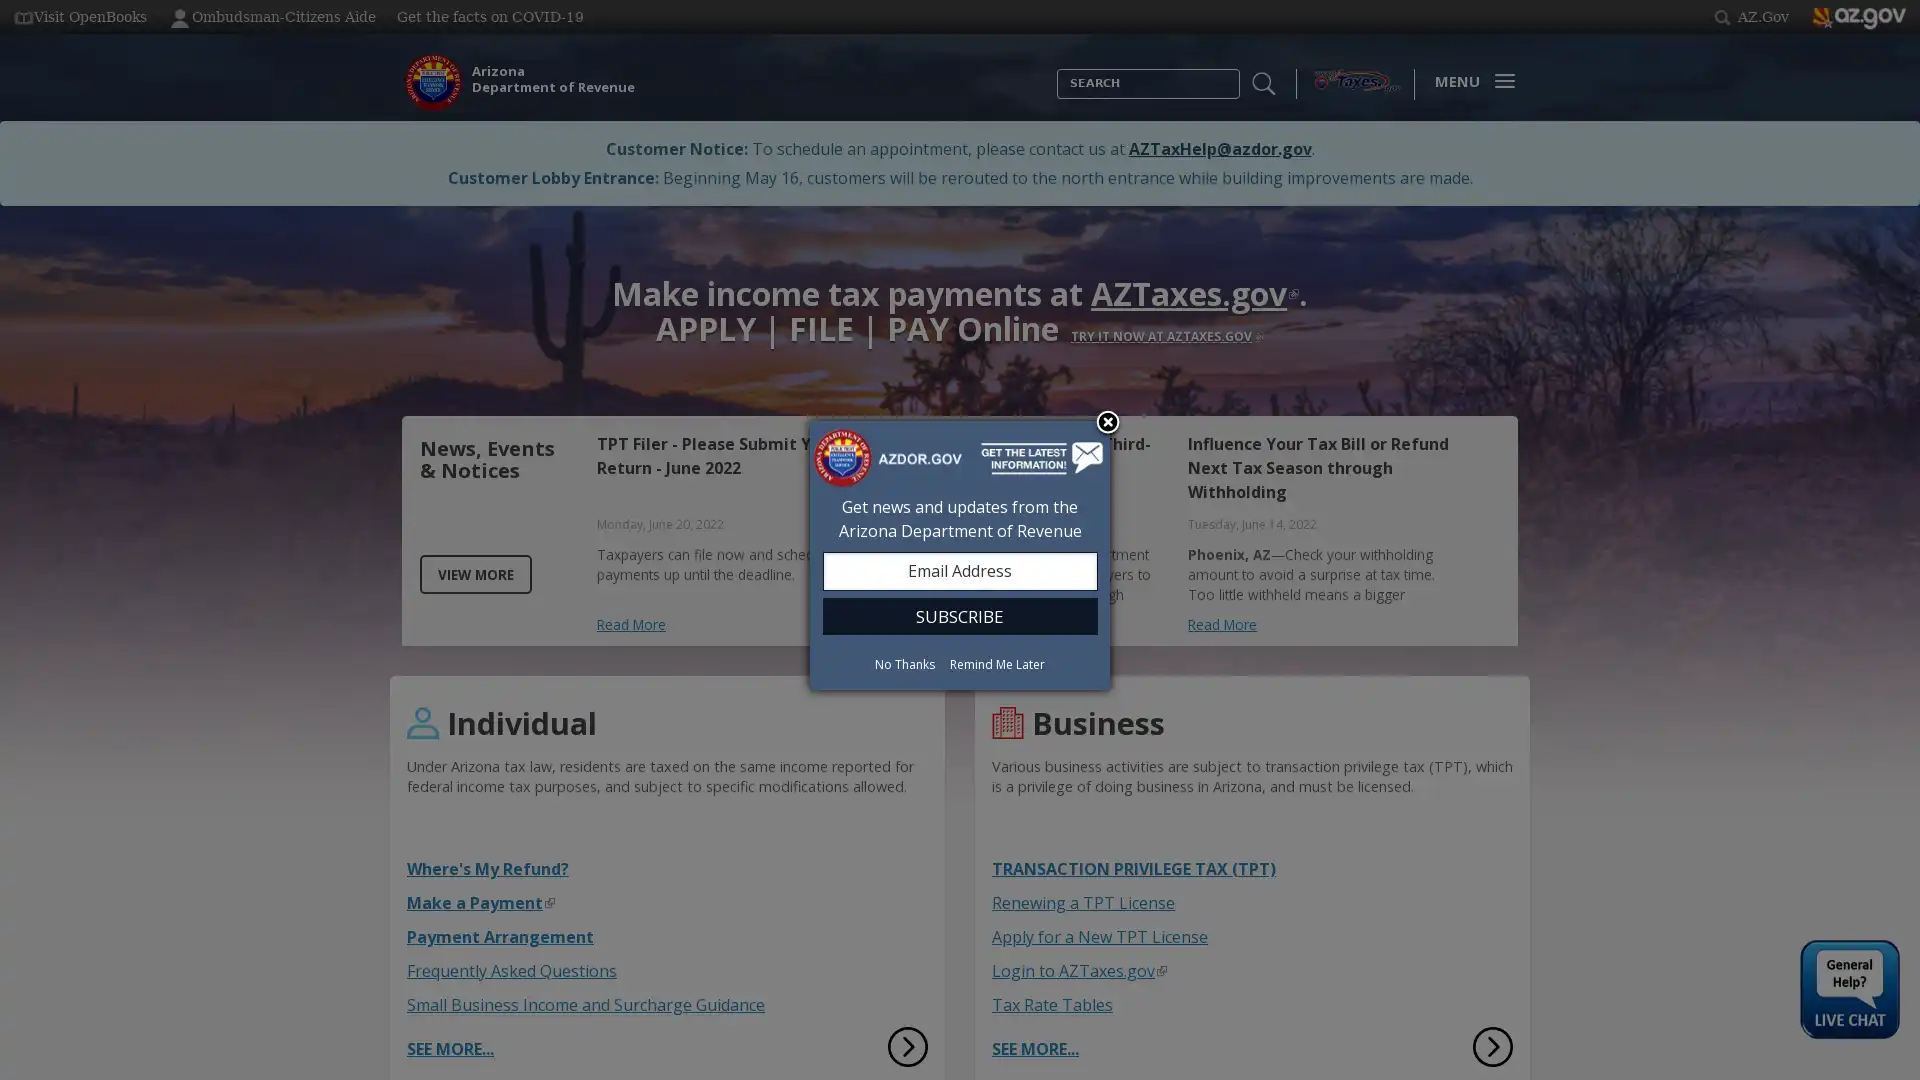  I want to click on Subscribe, so click(958, 614).